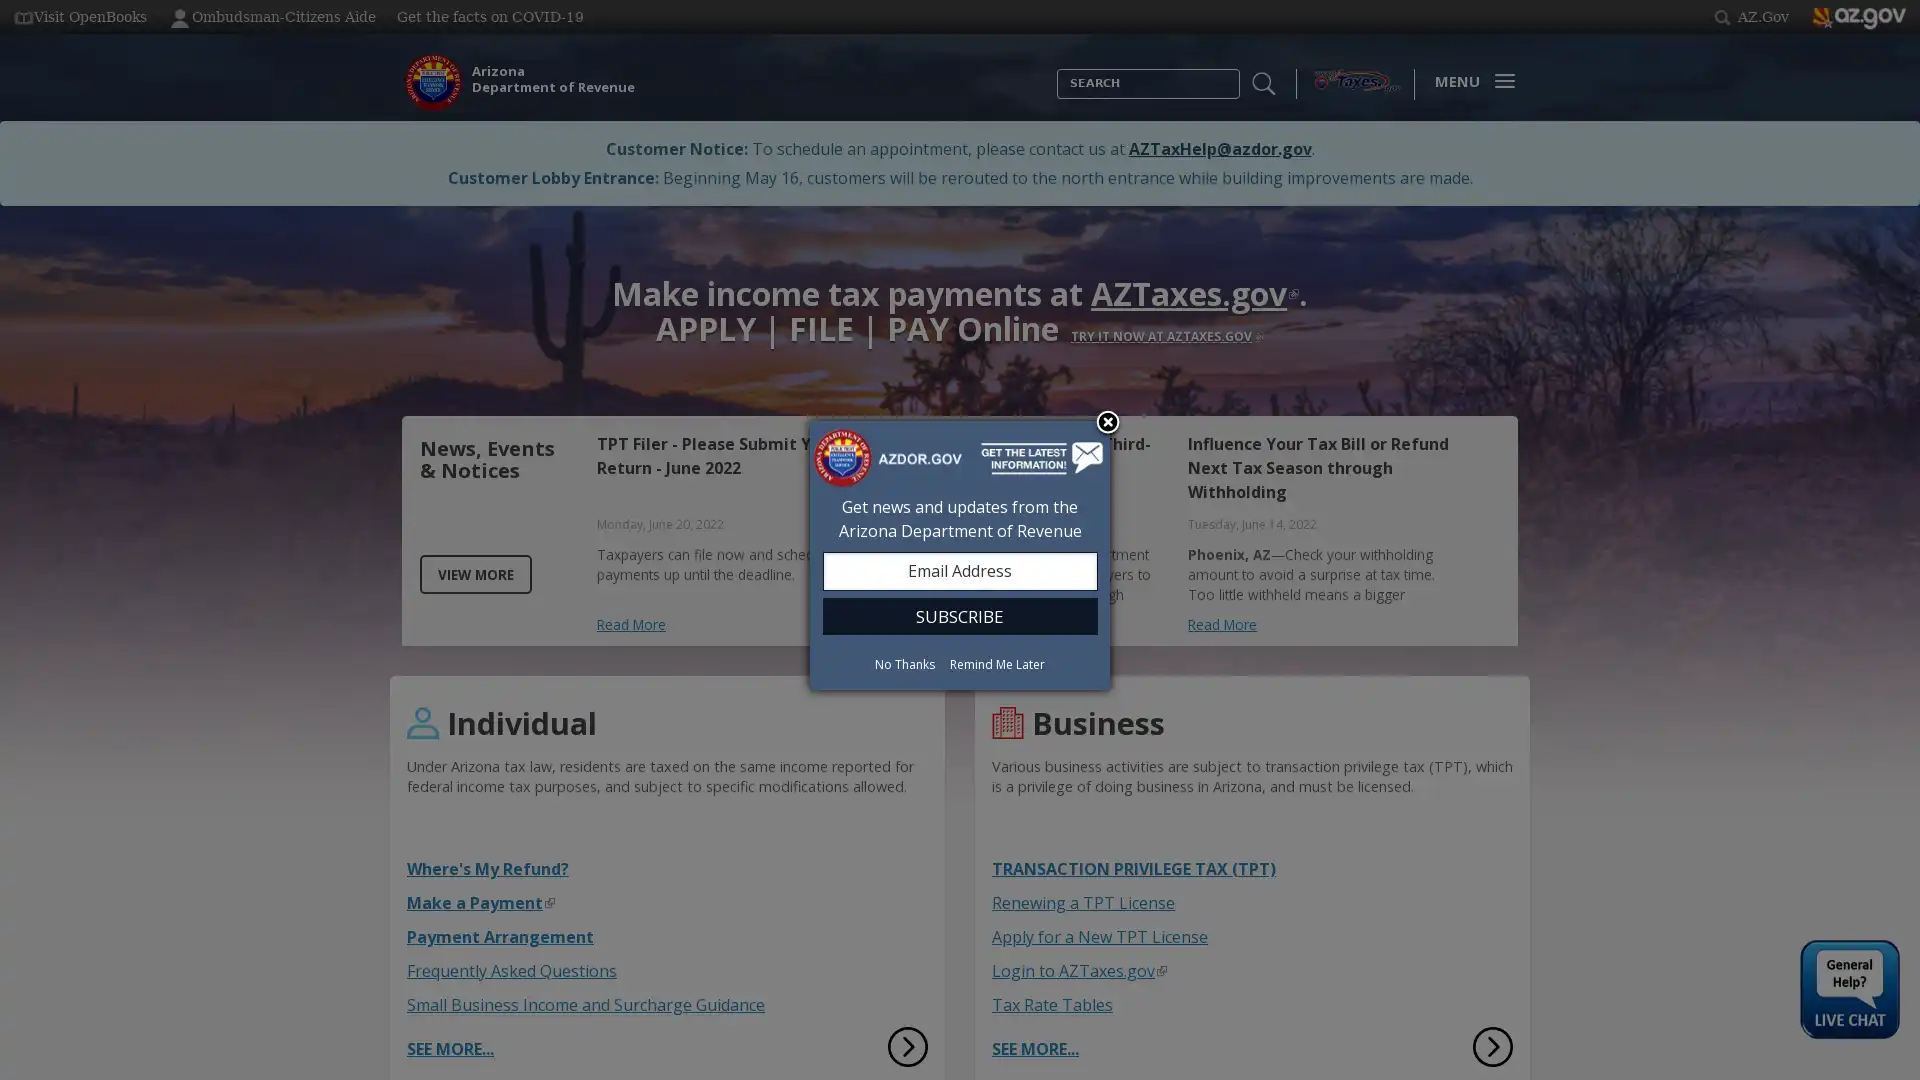  I want to click on Subscribe, so click(958, 614).